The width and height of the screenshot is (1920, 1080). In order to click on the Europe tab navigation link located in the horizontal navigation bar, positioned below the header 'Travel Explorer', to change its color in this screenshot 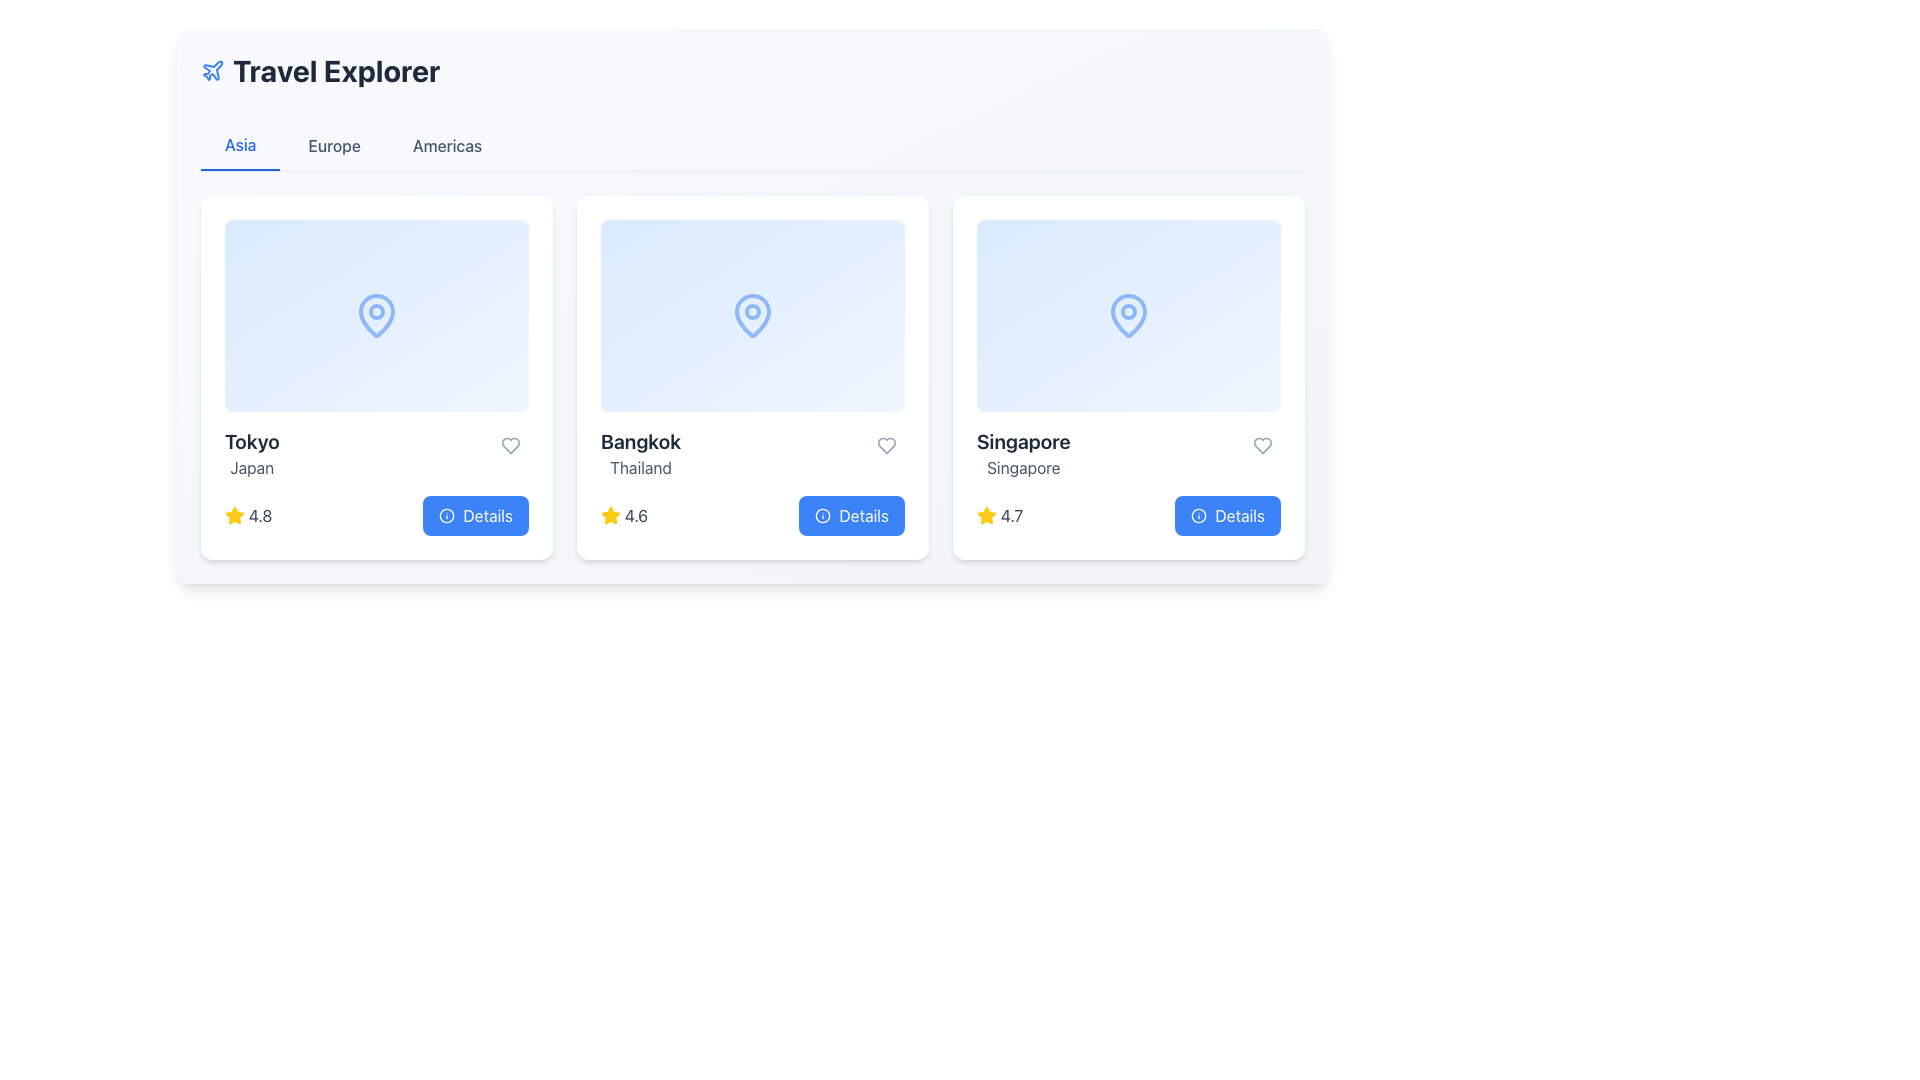, I will do `click(334, 145)`.